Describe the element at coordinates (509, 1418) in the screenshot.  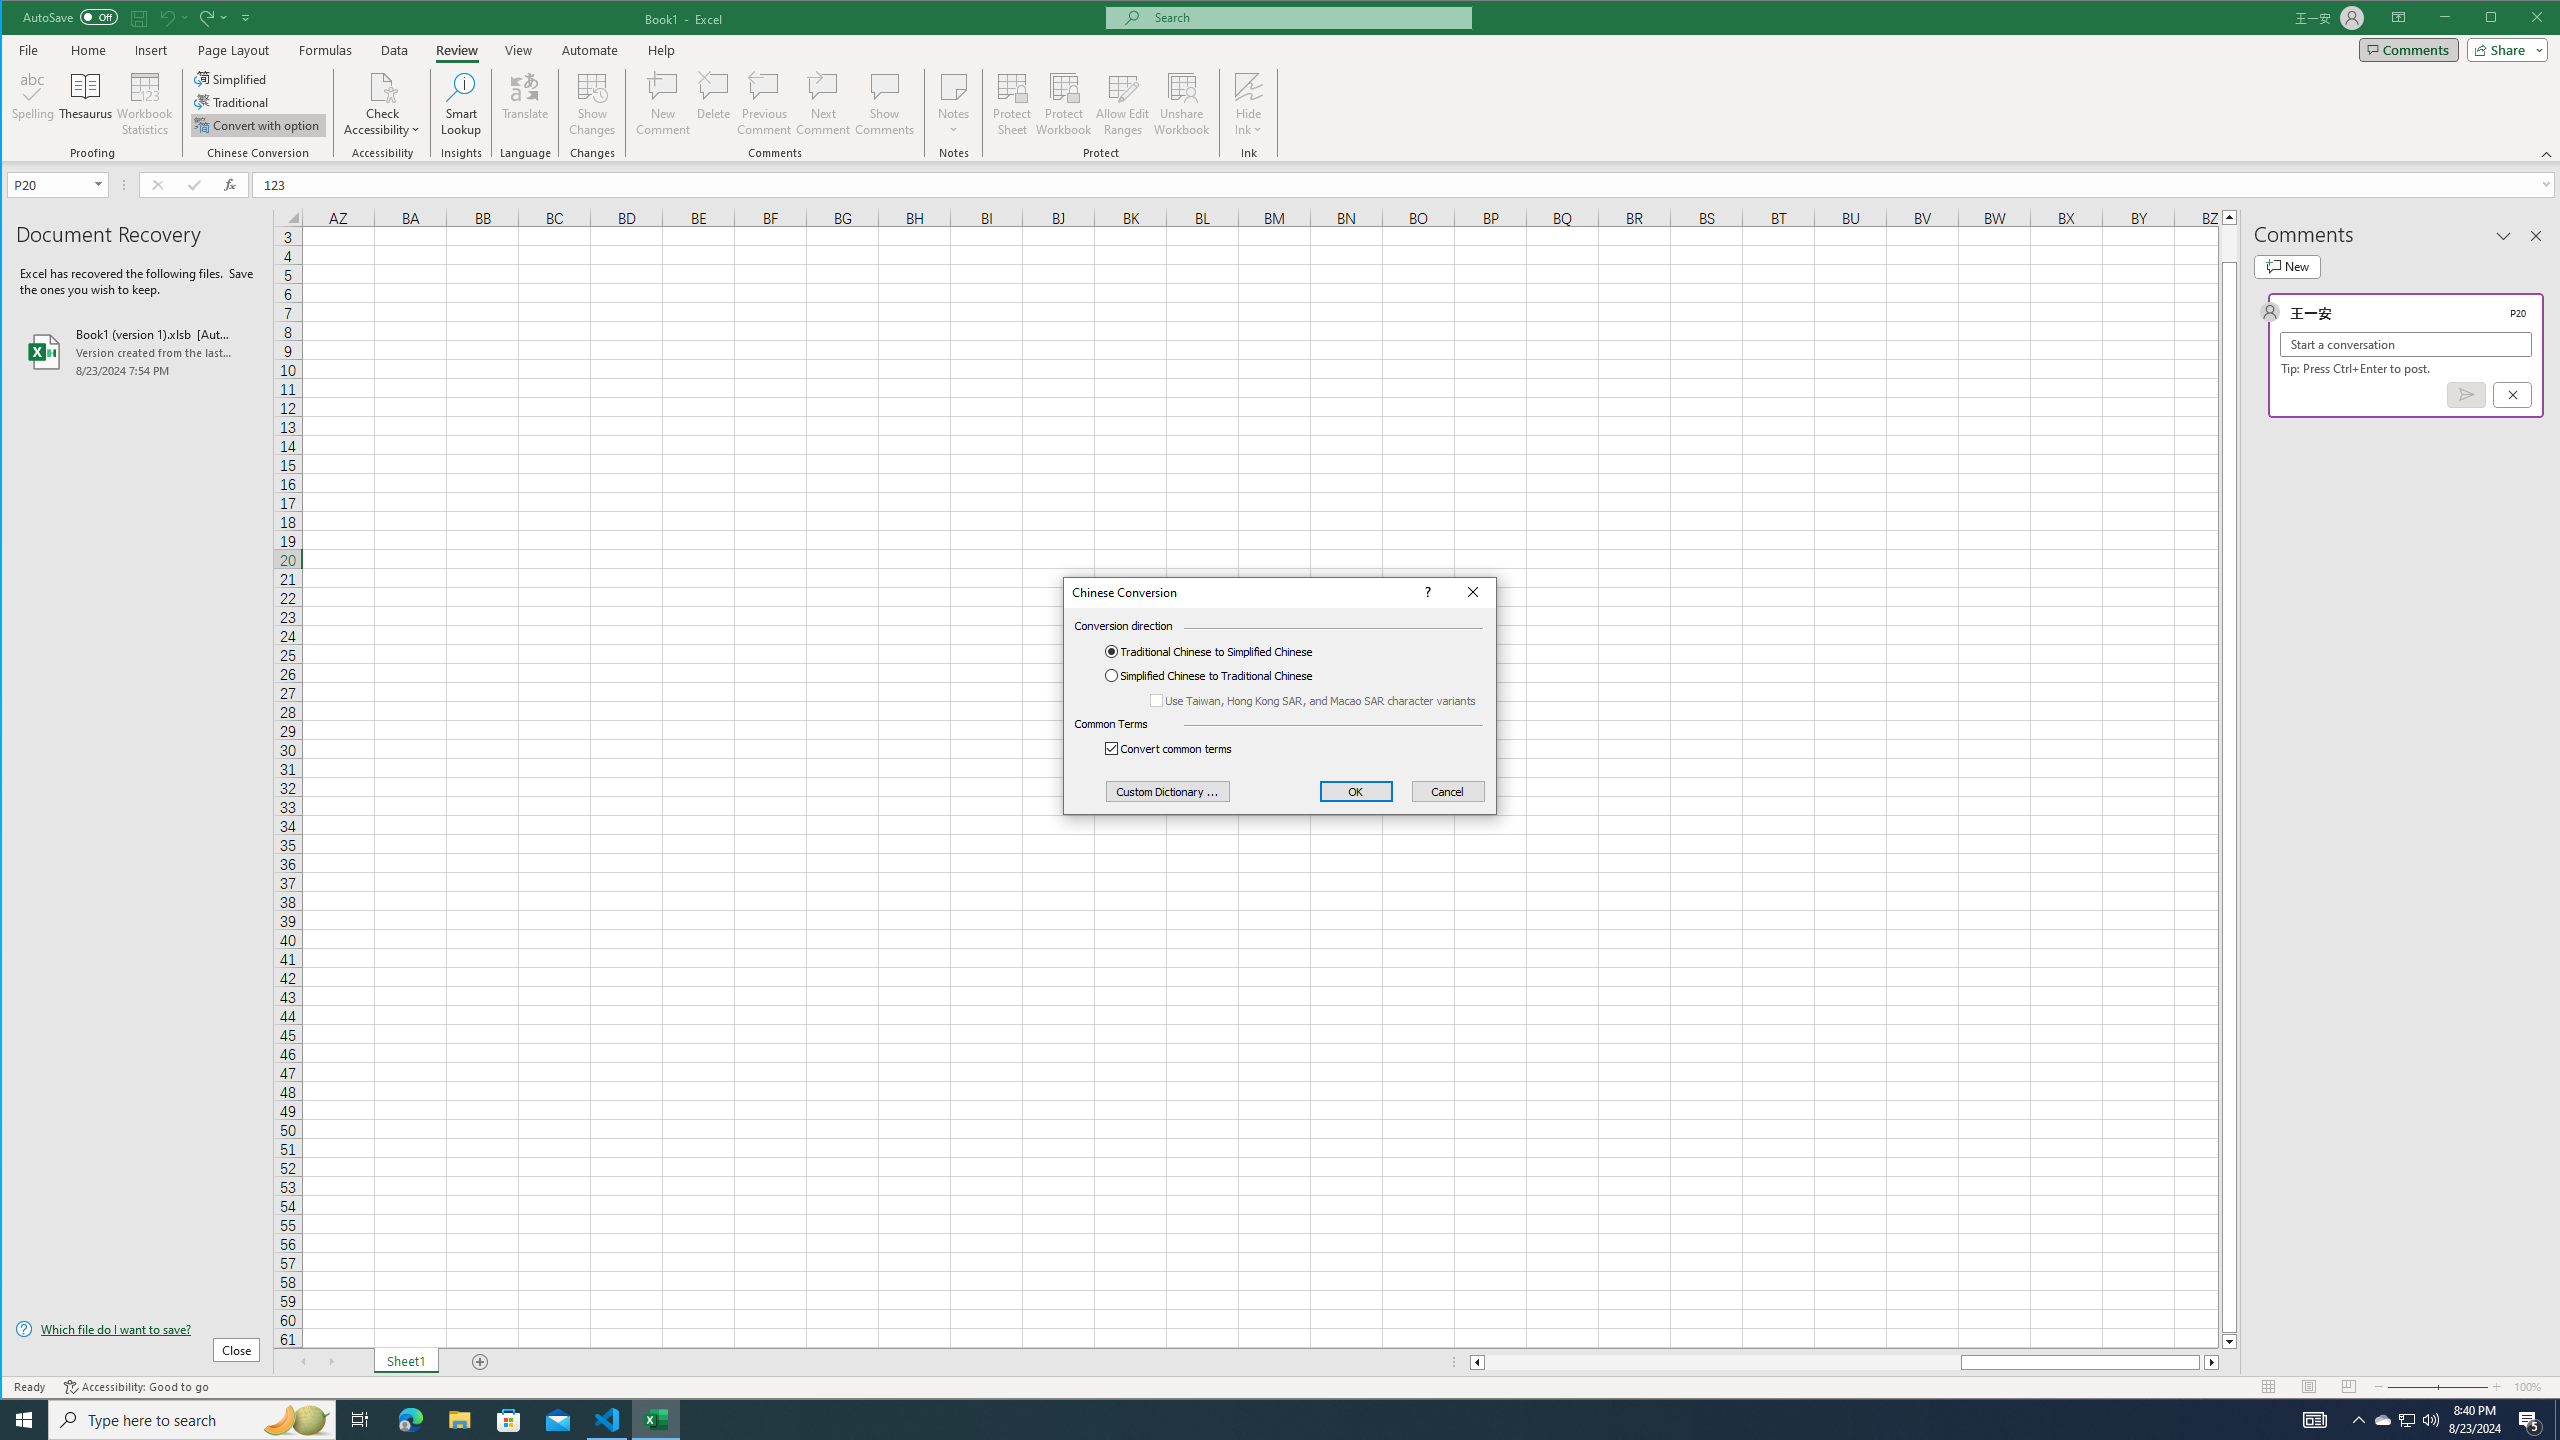
I see `'Microsoft Store'` at that location.